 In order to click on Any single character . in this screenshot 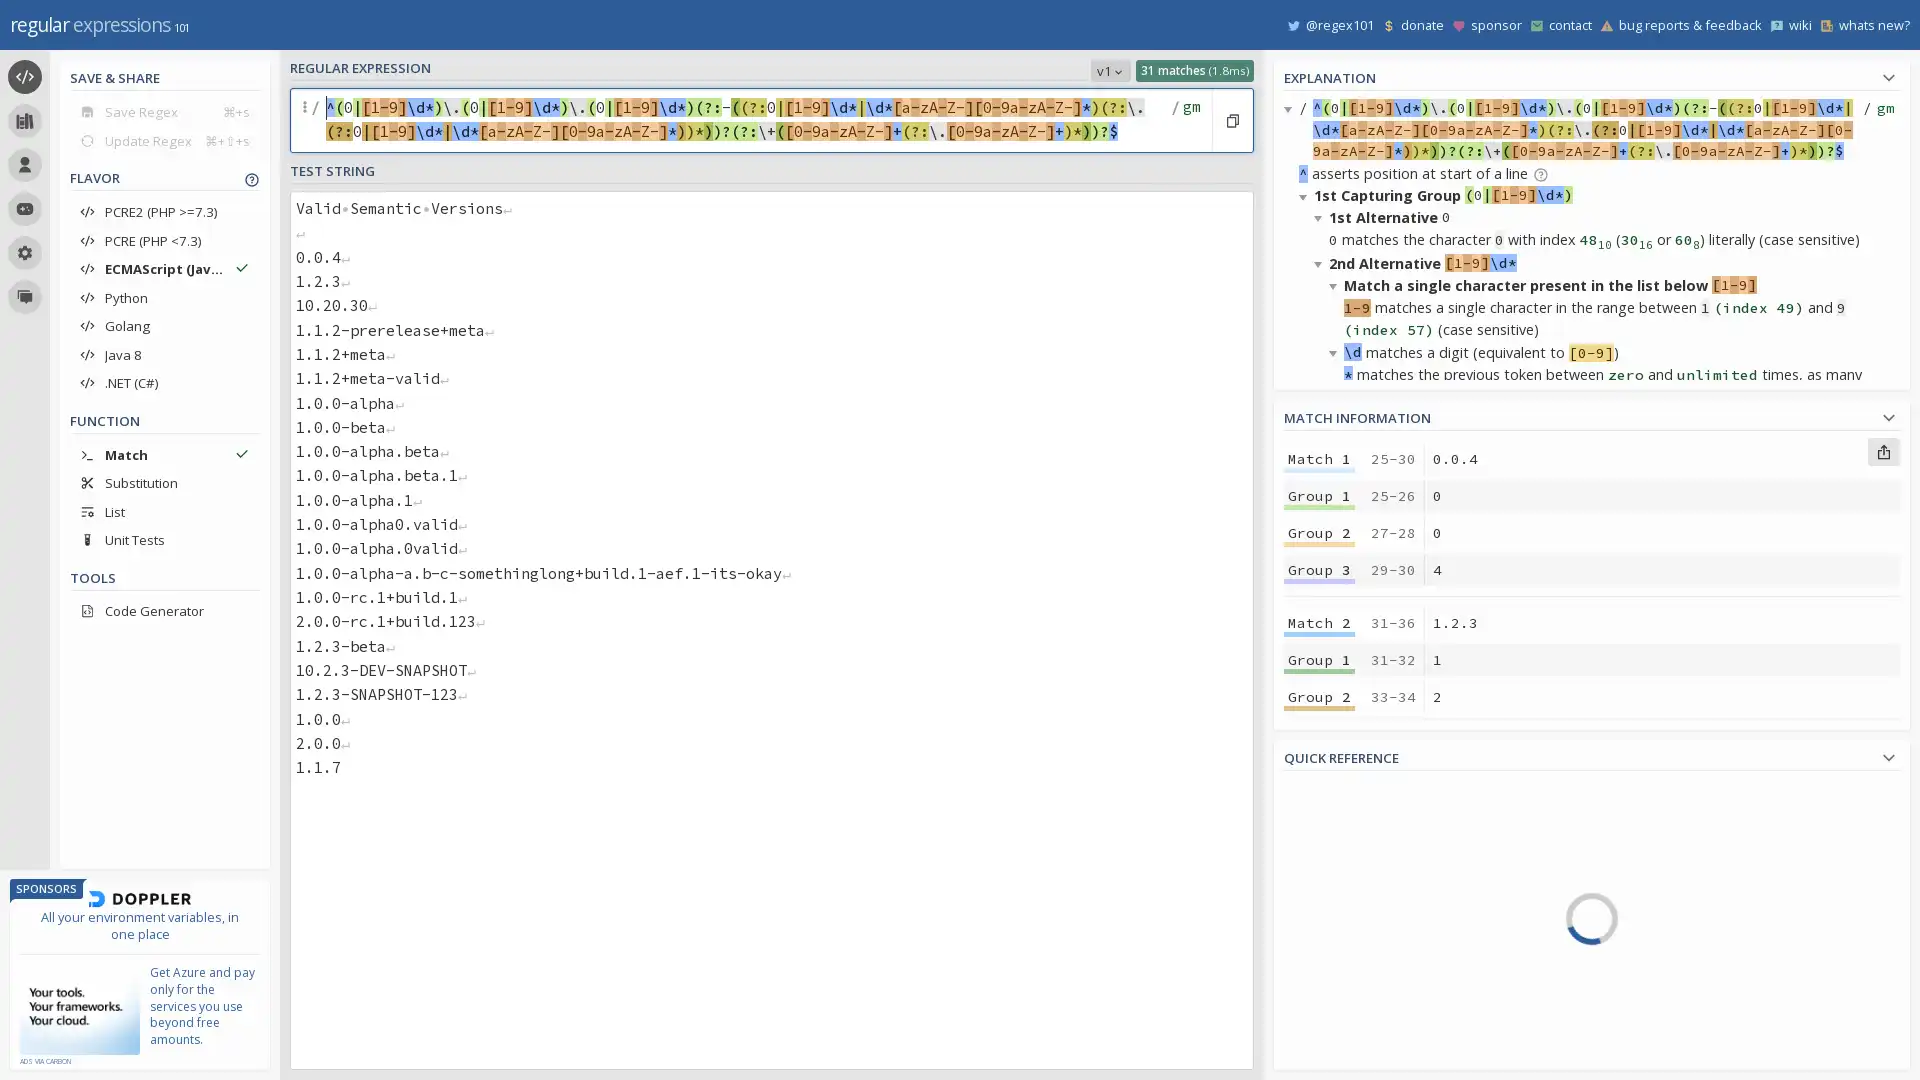, I will do `click(1691, 934)`.